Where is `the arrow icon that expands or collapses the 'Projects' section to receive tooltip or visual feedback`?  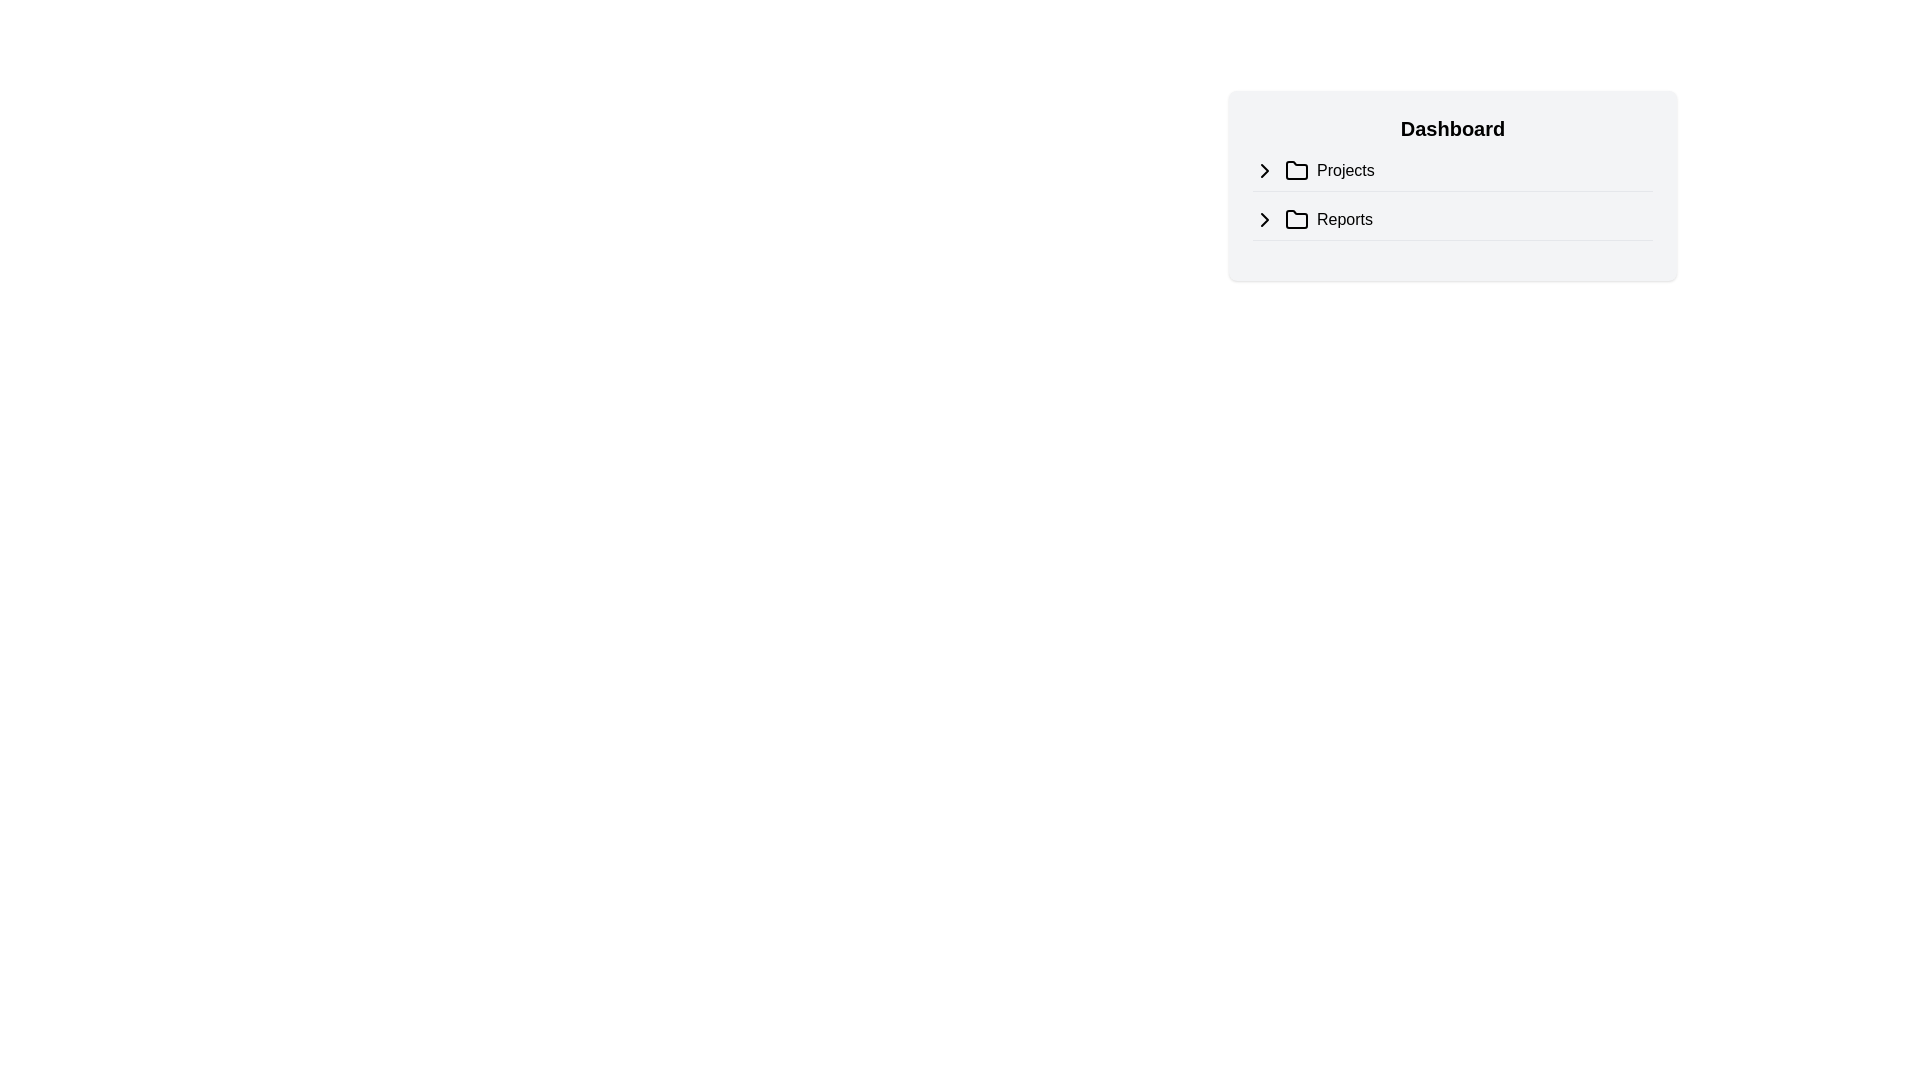 the arrow icon that expands or collapses the 'Projects' section to receive tooltip or visual feedback is located at coordinates (1264, 169).